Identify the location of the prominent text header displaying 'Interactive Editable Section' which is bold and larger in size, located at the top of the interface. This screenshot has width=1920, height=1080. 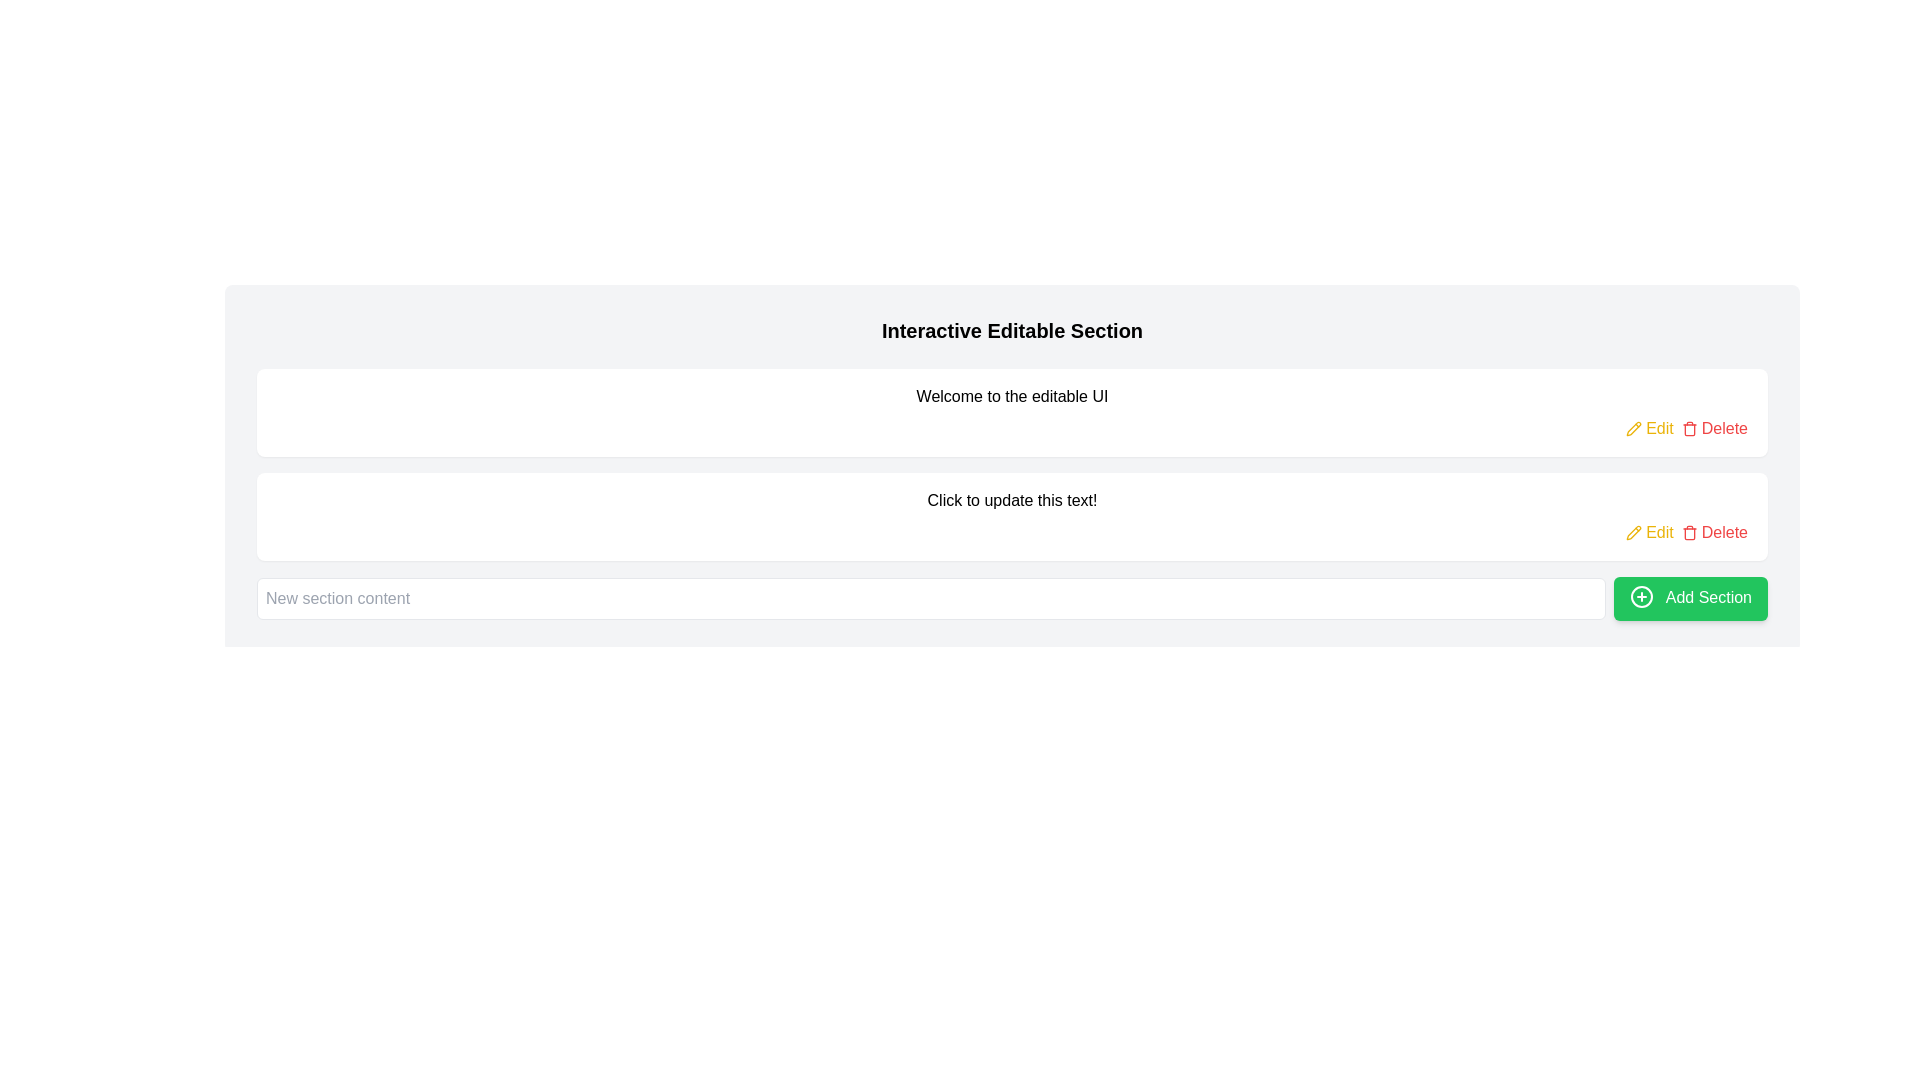
(1012, 330).